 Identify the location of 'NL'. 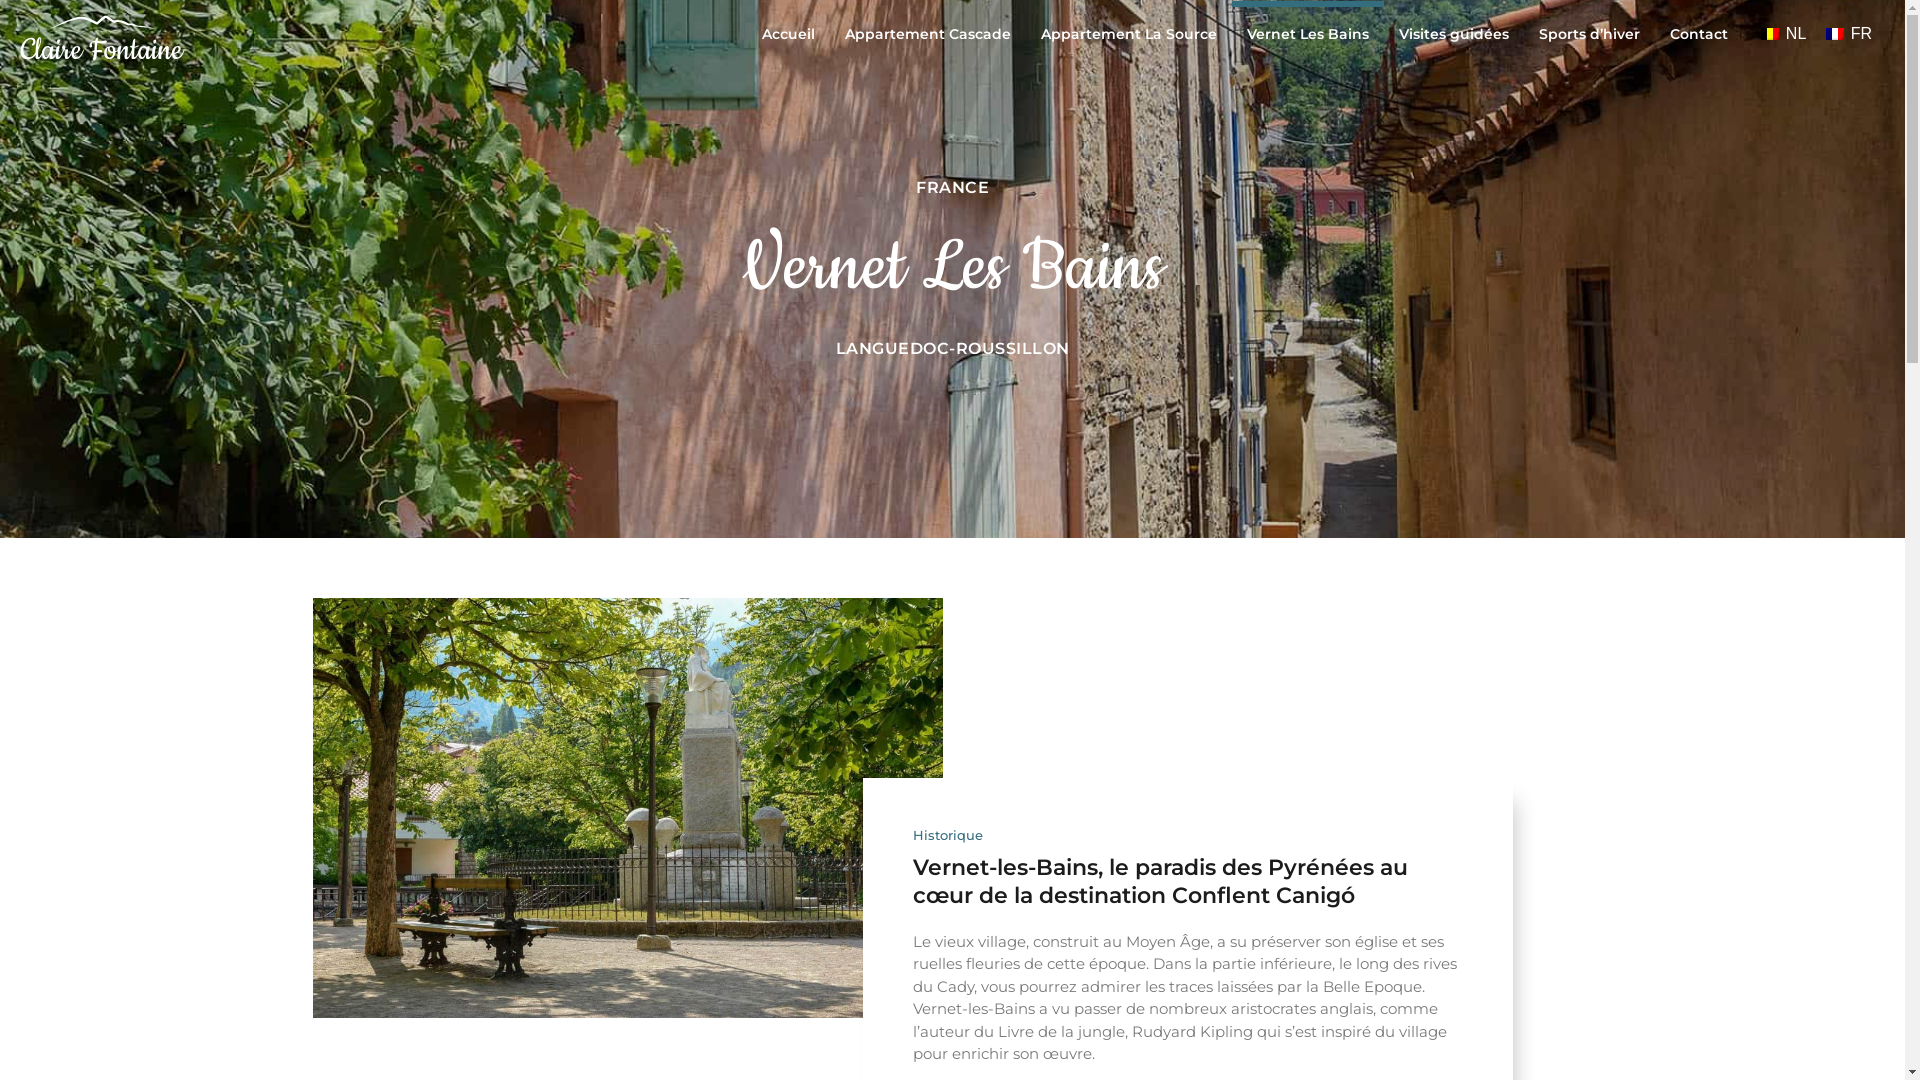
(1783, 34).